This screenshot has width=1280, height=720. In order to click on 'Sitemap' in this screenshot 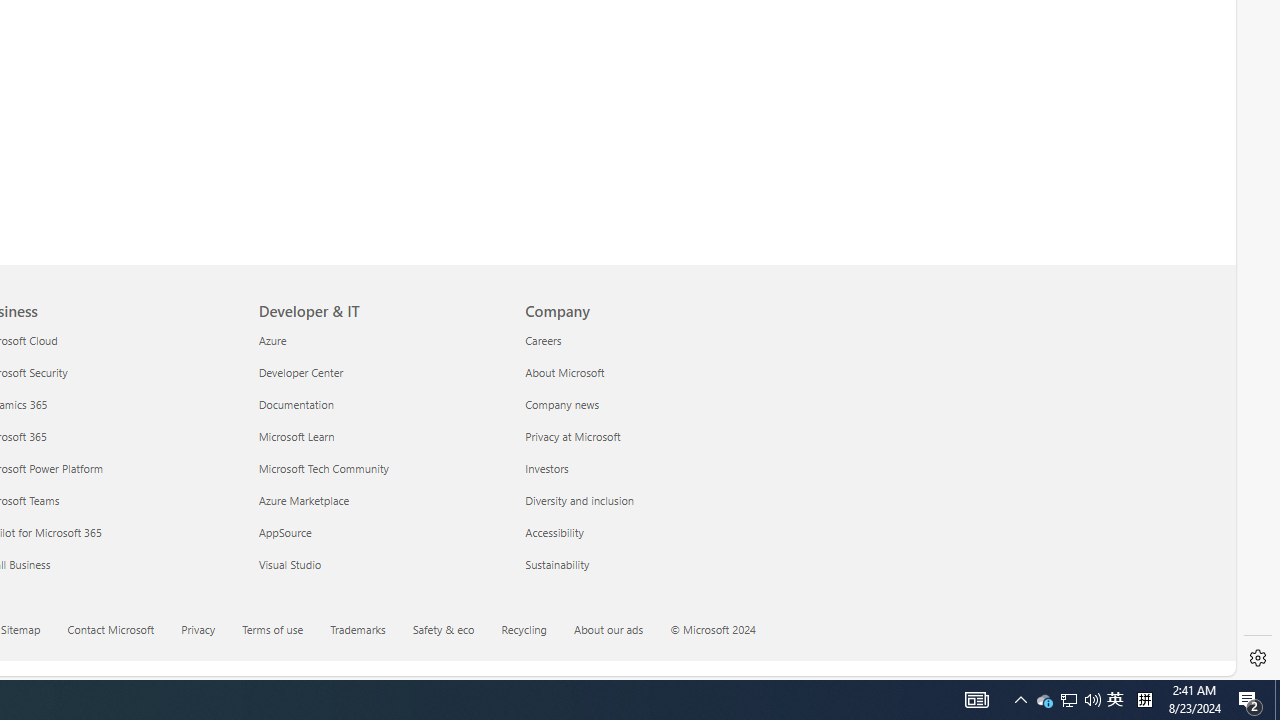, I will do `click(32, 631)`.